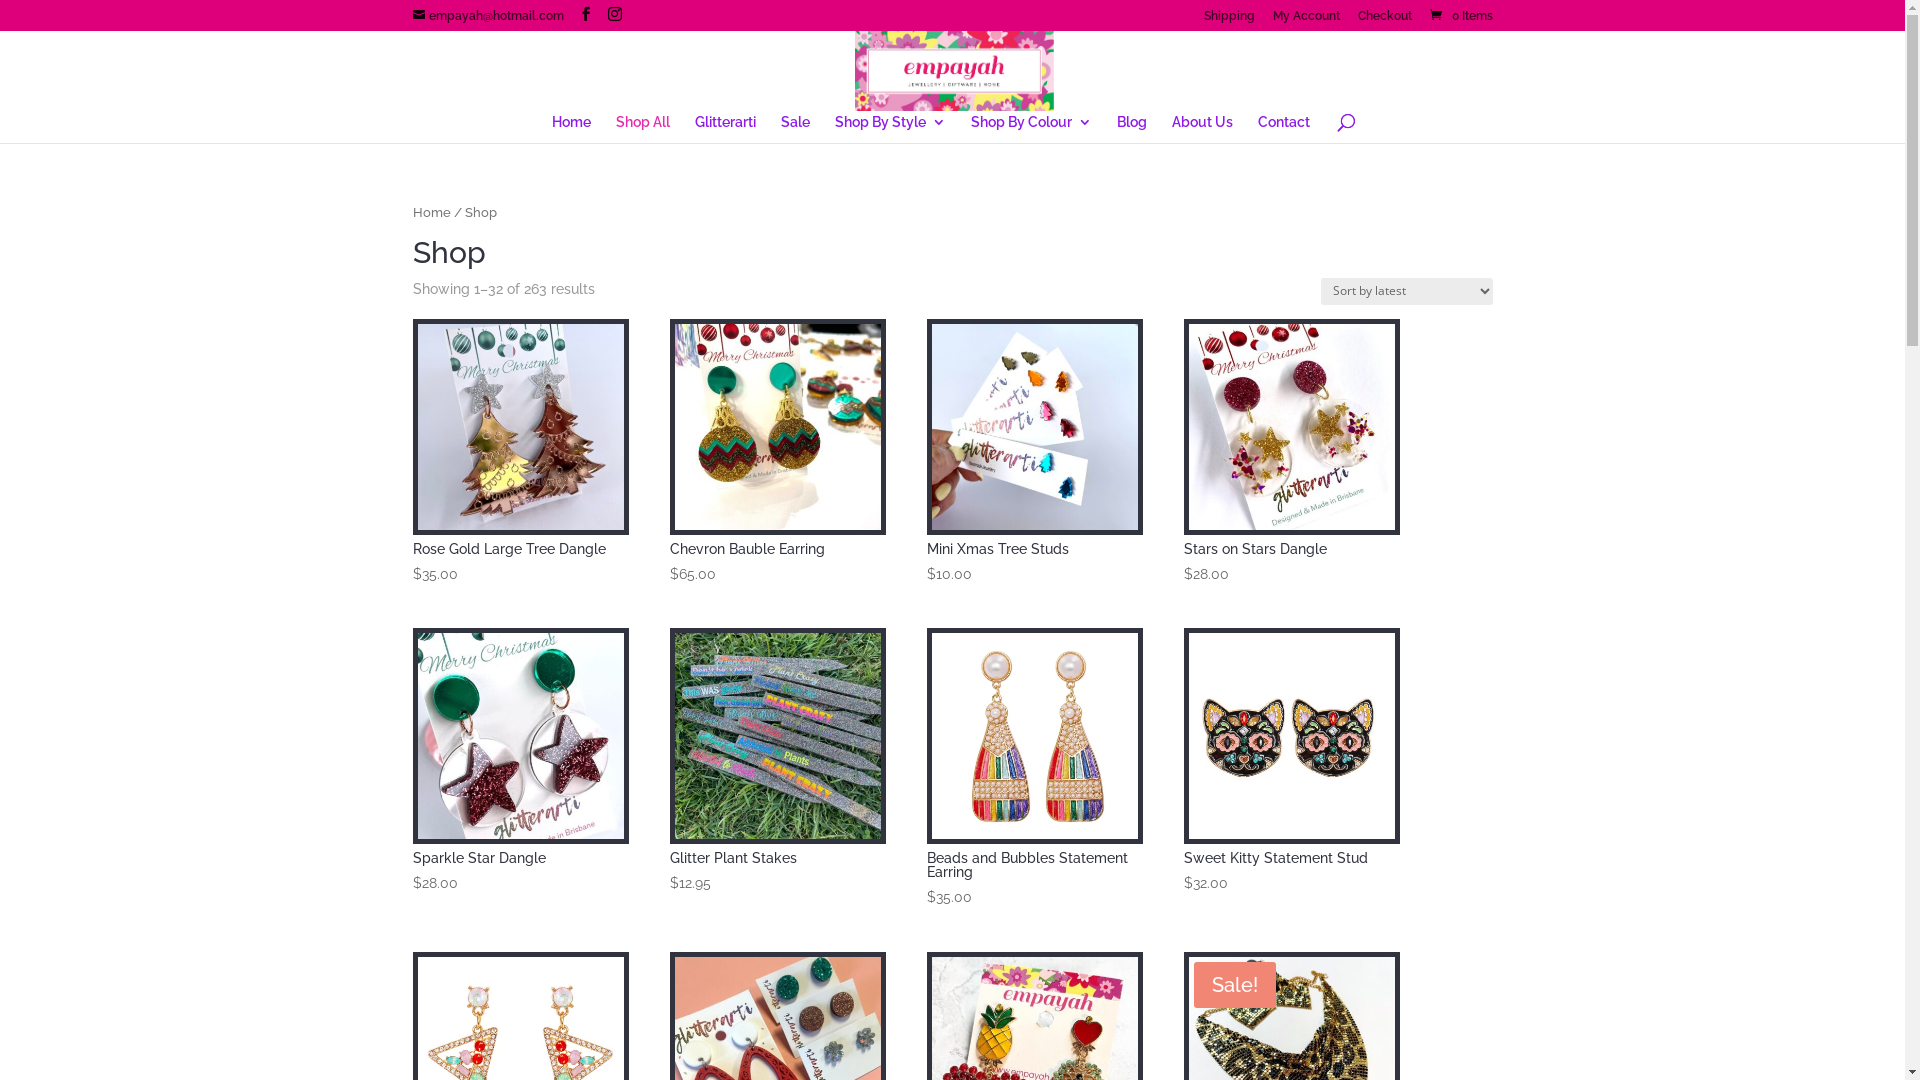 The height and width of the screenshot is (1080, 1920). What do you see at coordinates (1291, 452) in the screenshot?
I see `'Stars on Stars Dangle` at bounding box center [1291, 452].